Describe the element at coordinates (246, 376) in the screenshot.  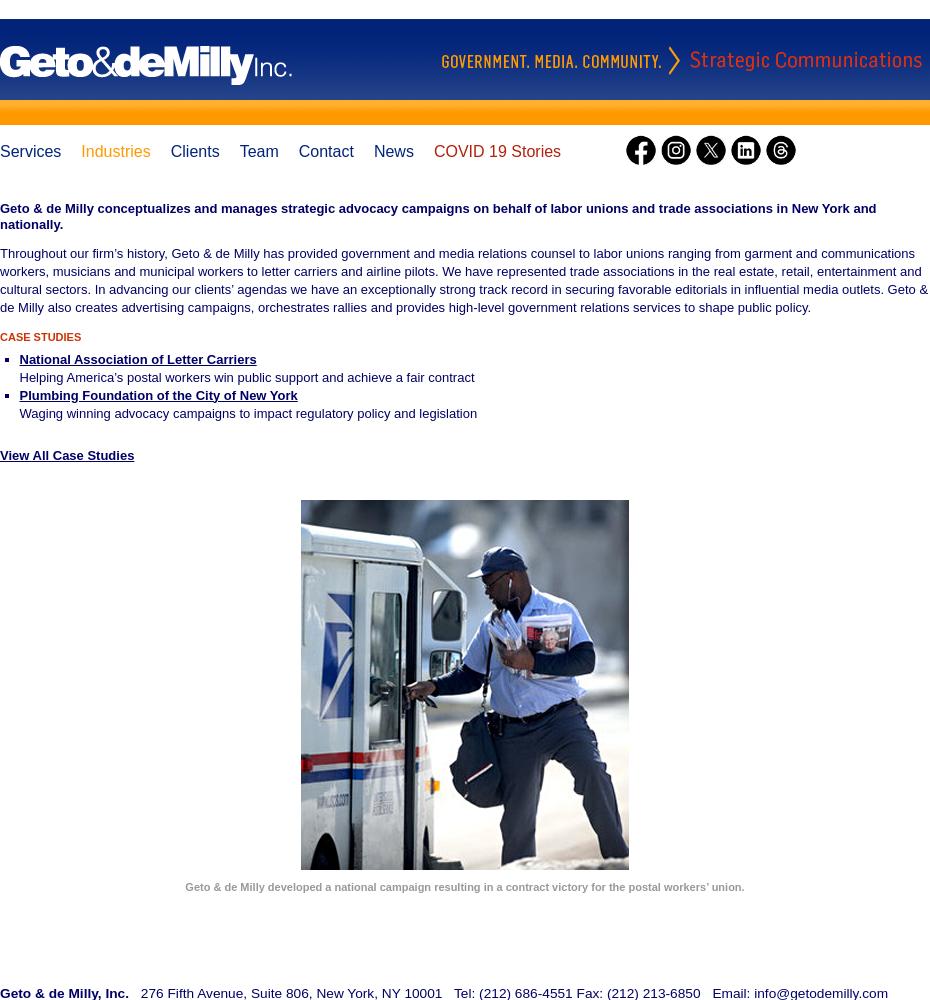
I see `'Helping America’s postal workers win public support and achieve a fair contract'` at that location.